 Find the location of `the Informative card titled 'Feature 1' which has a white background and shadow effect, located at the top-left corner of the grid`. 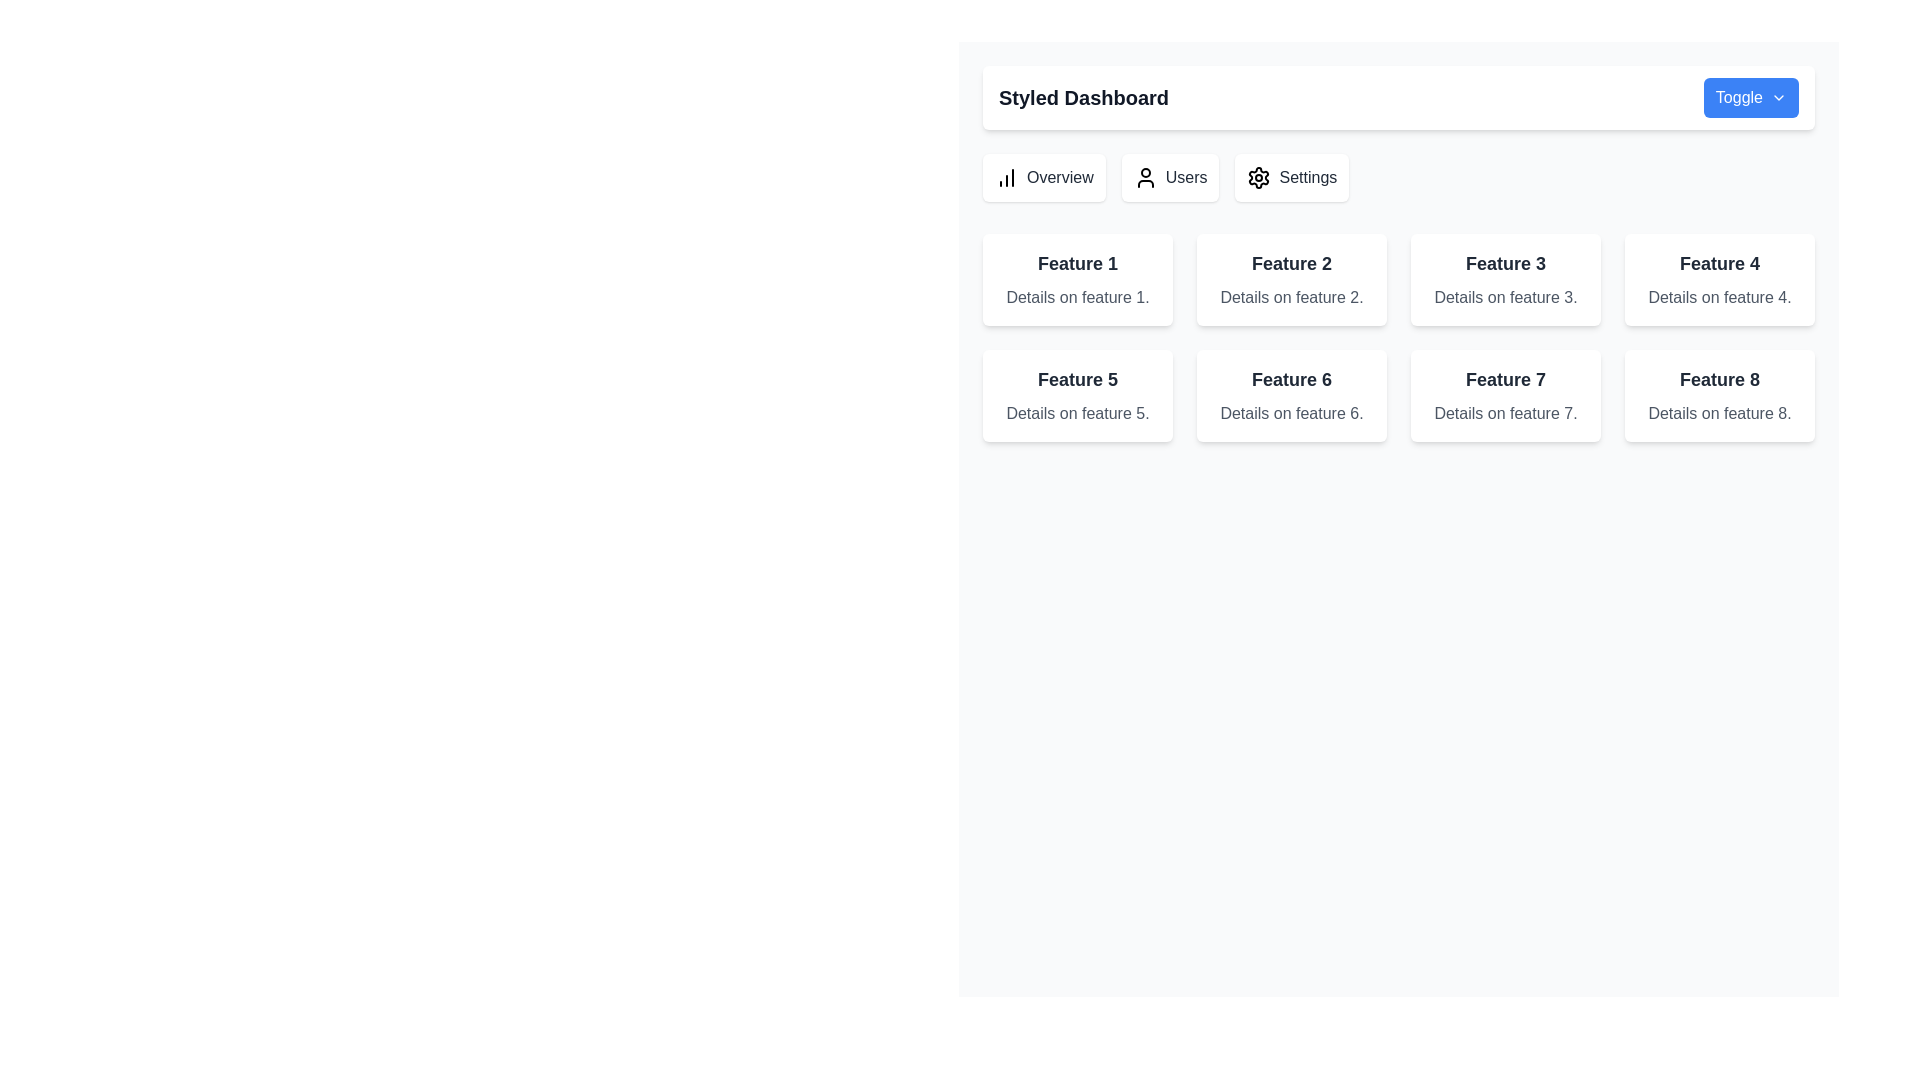

the Informative card titled 'Feature 1' which has a white background and shadow effect, located at the top-left corner of the grid is located at coordinates (1077, 280).